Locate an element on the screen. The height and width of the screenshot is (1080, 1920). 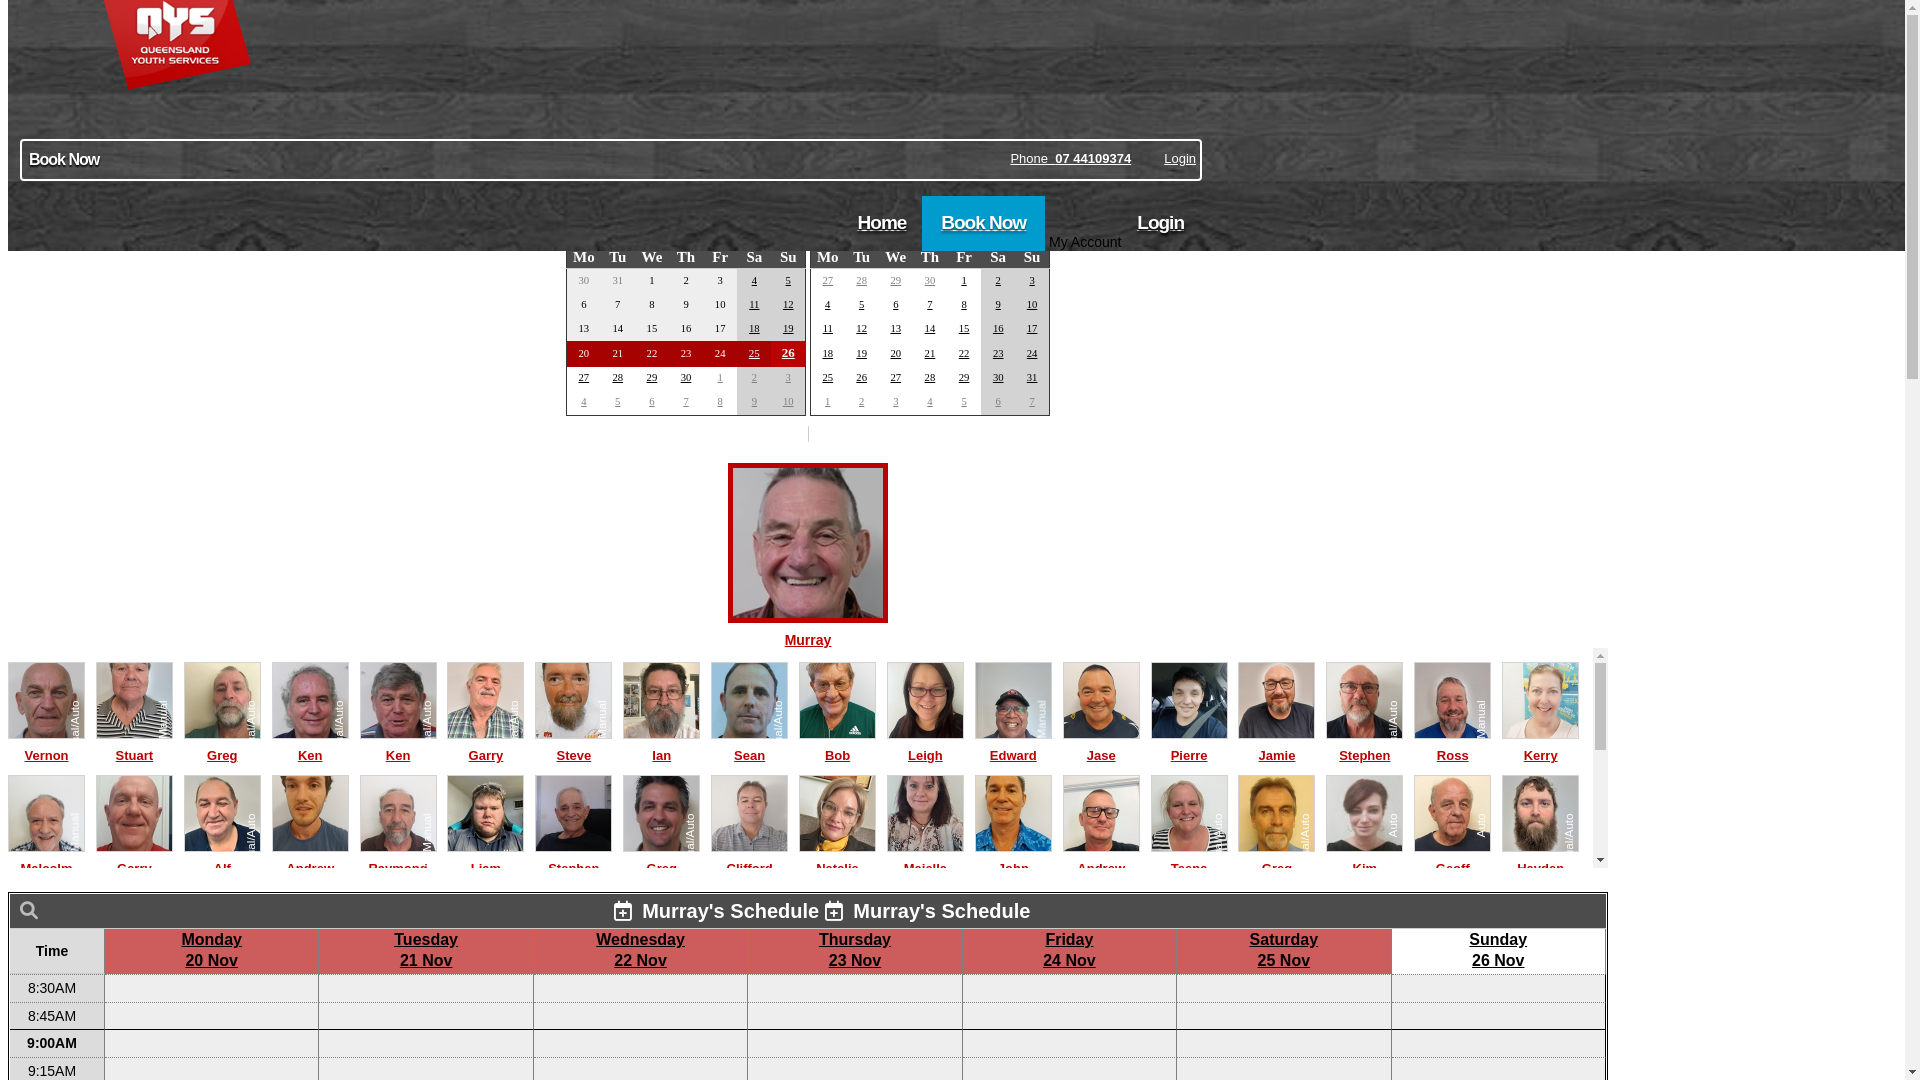
'Tuesday is located at coordinates (425, 948).